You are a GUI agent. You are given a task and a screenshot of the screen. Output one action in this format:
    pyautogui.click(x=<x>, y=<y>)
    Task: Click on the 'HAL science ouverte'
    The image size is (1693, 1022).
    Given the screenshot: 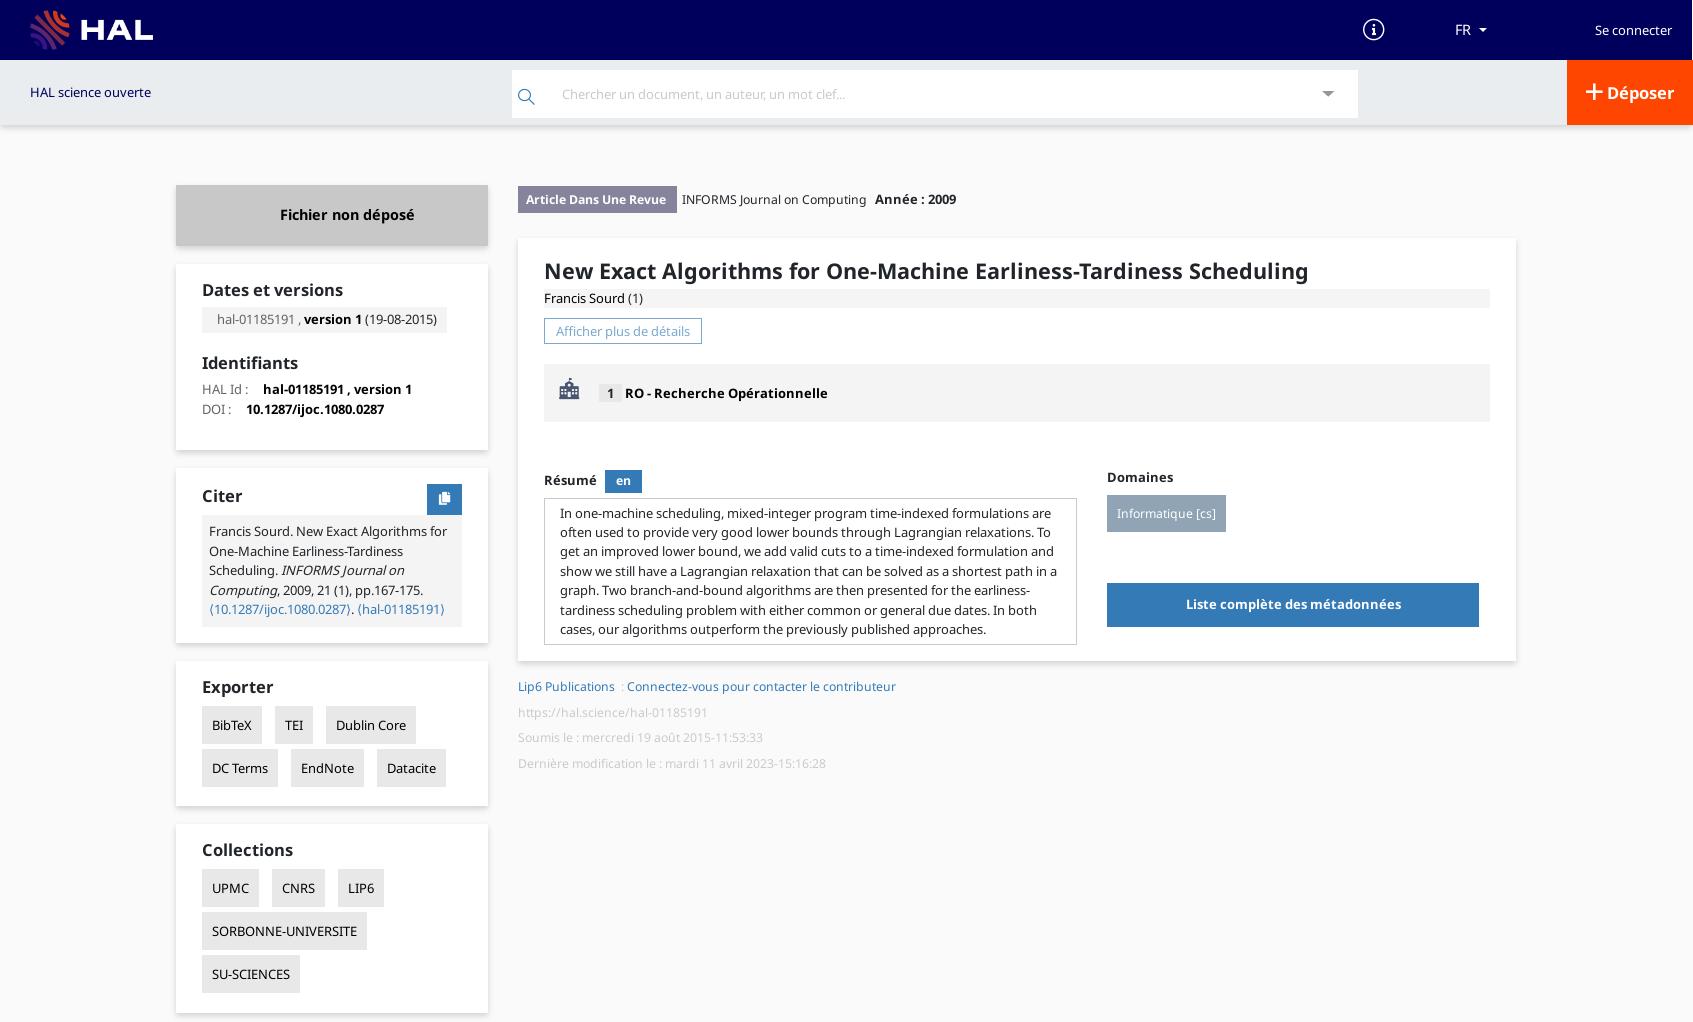 What is the action you would take?
    pyautogui.click(x=28, y=90)
    